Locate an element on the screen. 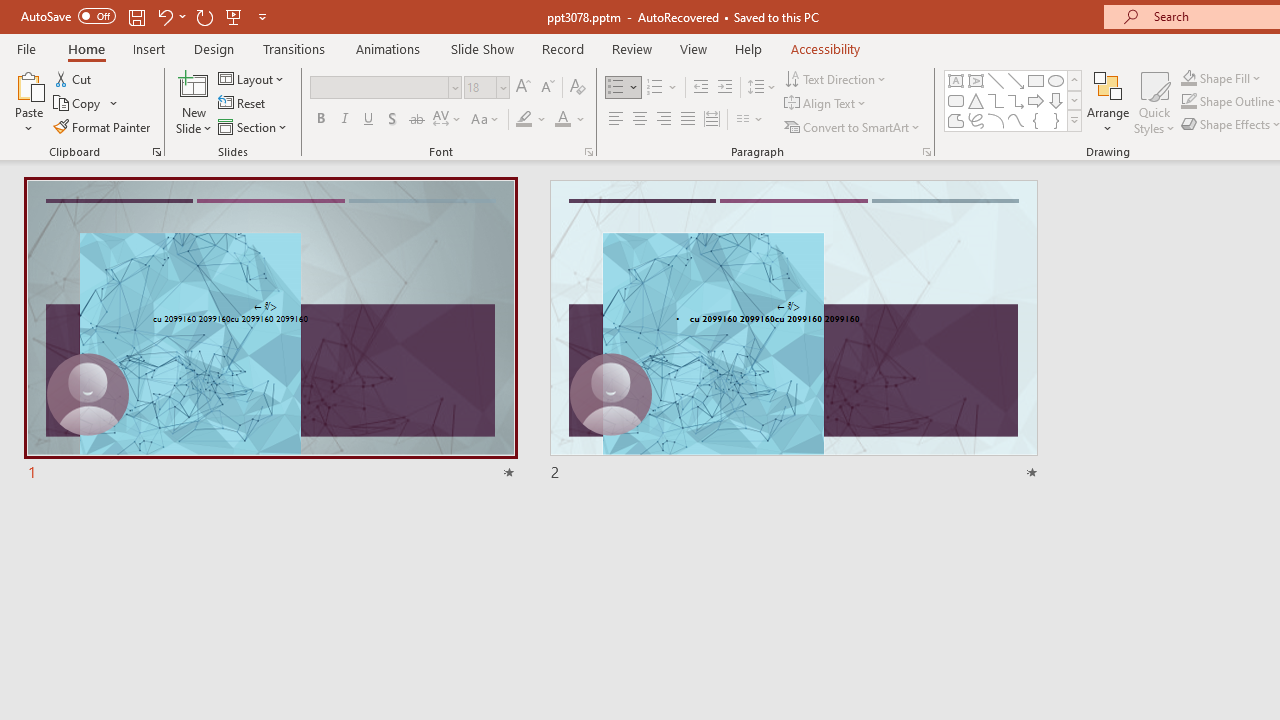 This screenshot has height=720, width=1280. 'Freeform: Scribble' is located at coordinates (976, 120).